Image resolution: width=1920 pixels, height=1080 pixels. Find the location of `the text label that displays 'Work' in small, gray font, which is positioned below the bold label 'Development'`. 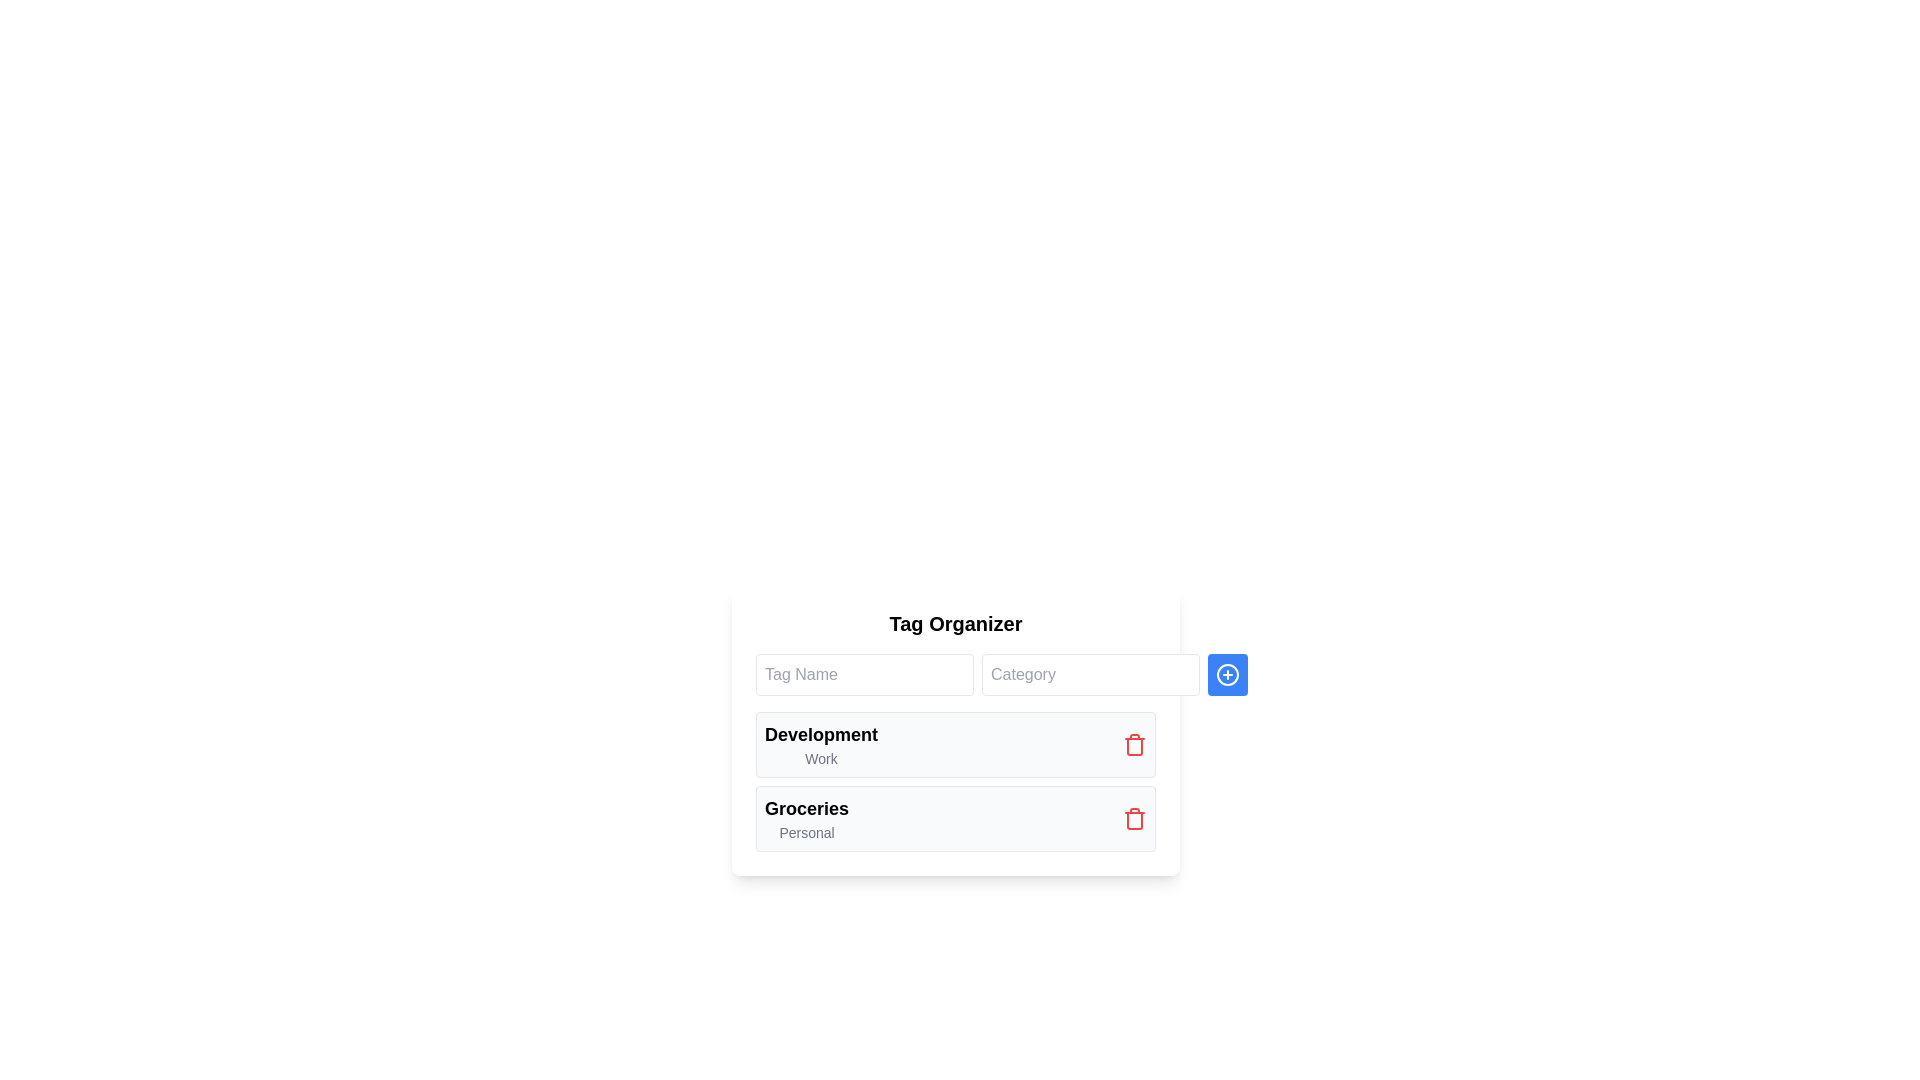

the text label that displays 'Work' in small, gray font, which is positioned below the bold label 'Development' is located at coordinates (821, 759).